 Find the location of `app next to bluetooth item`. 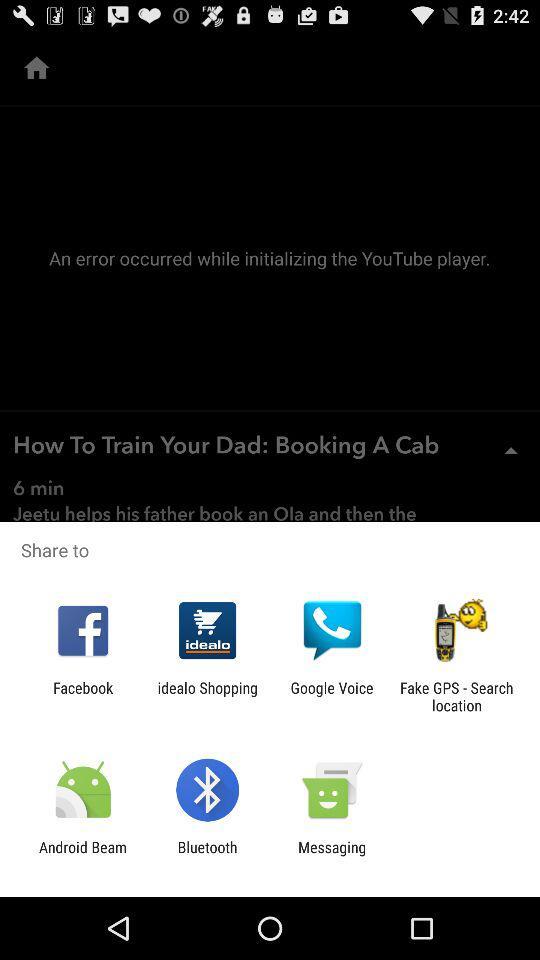

app next to bluetooth item is located at coordinates (82, 855).